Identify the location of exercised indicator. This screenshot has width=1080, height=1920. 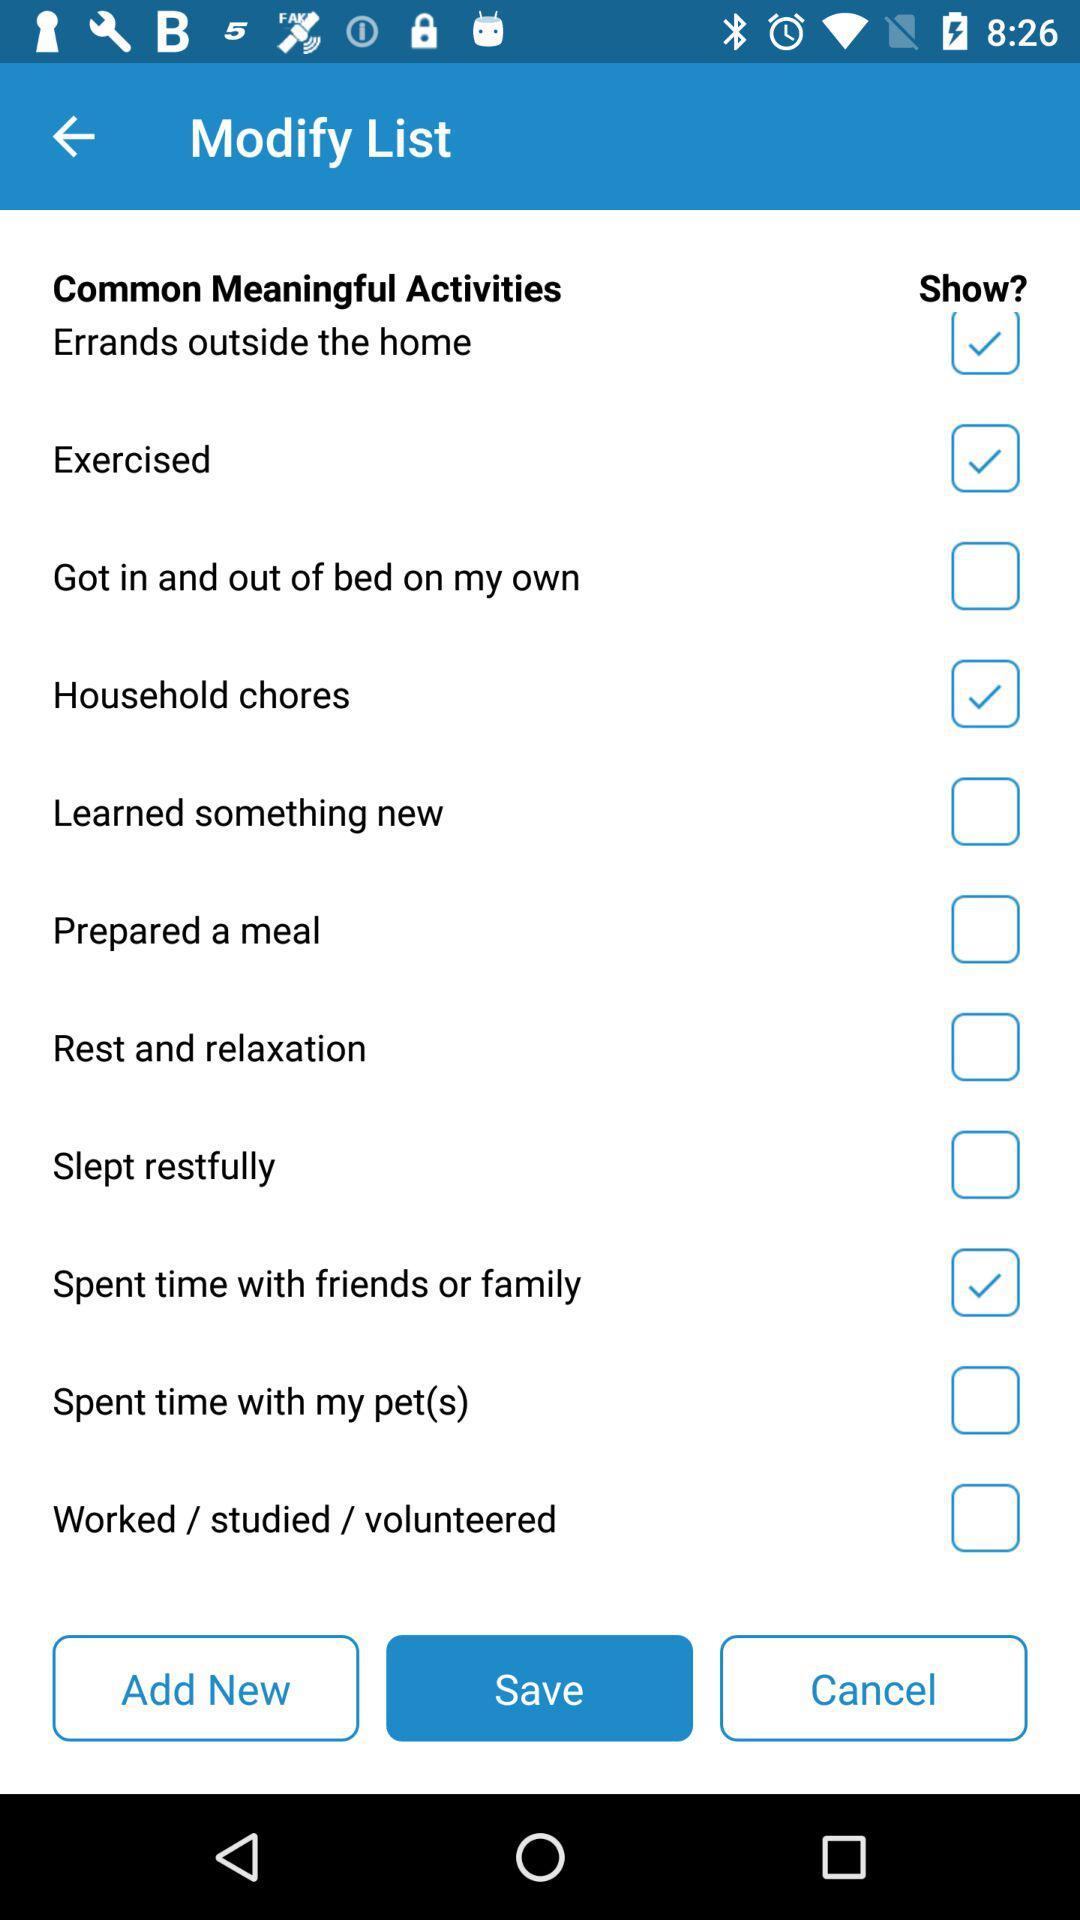
(984, 457).